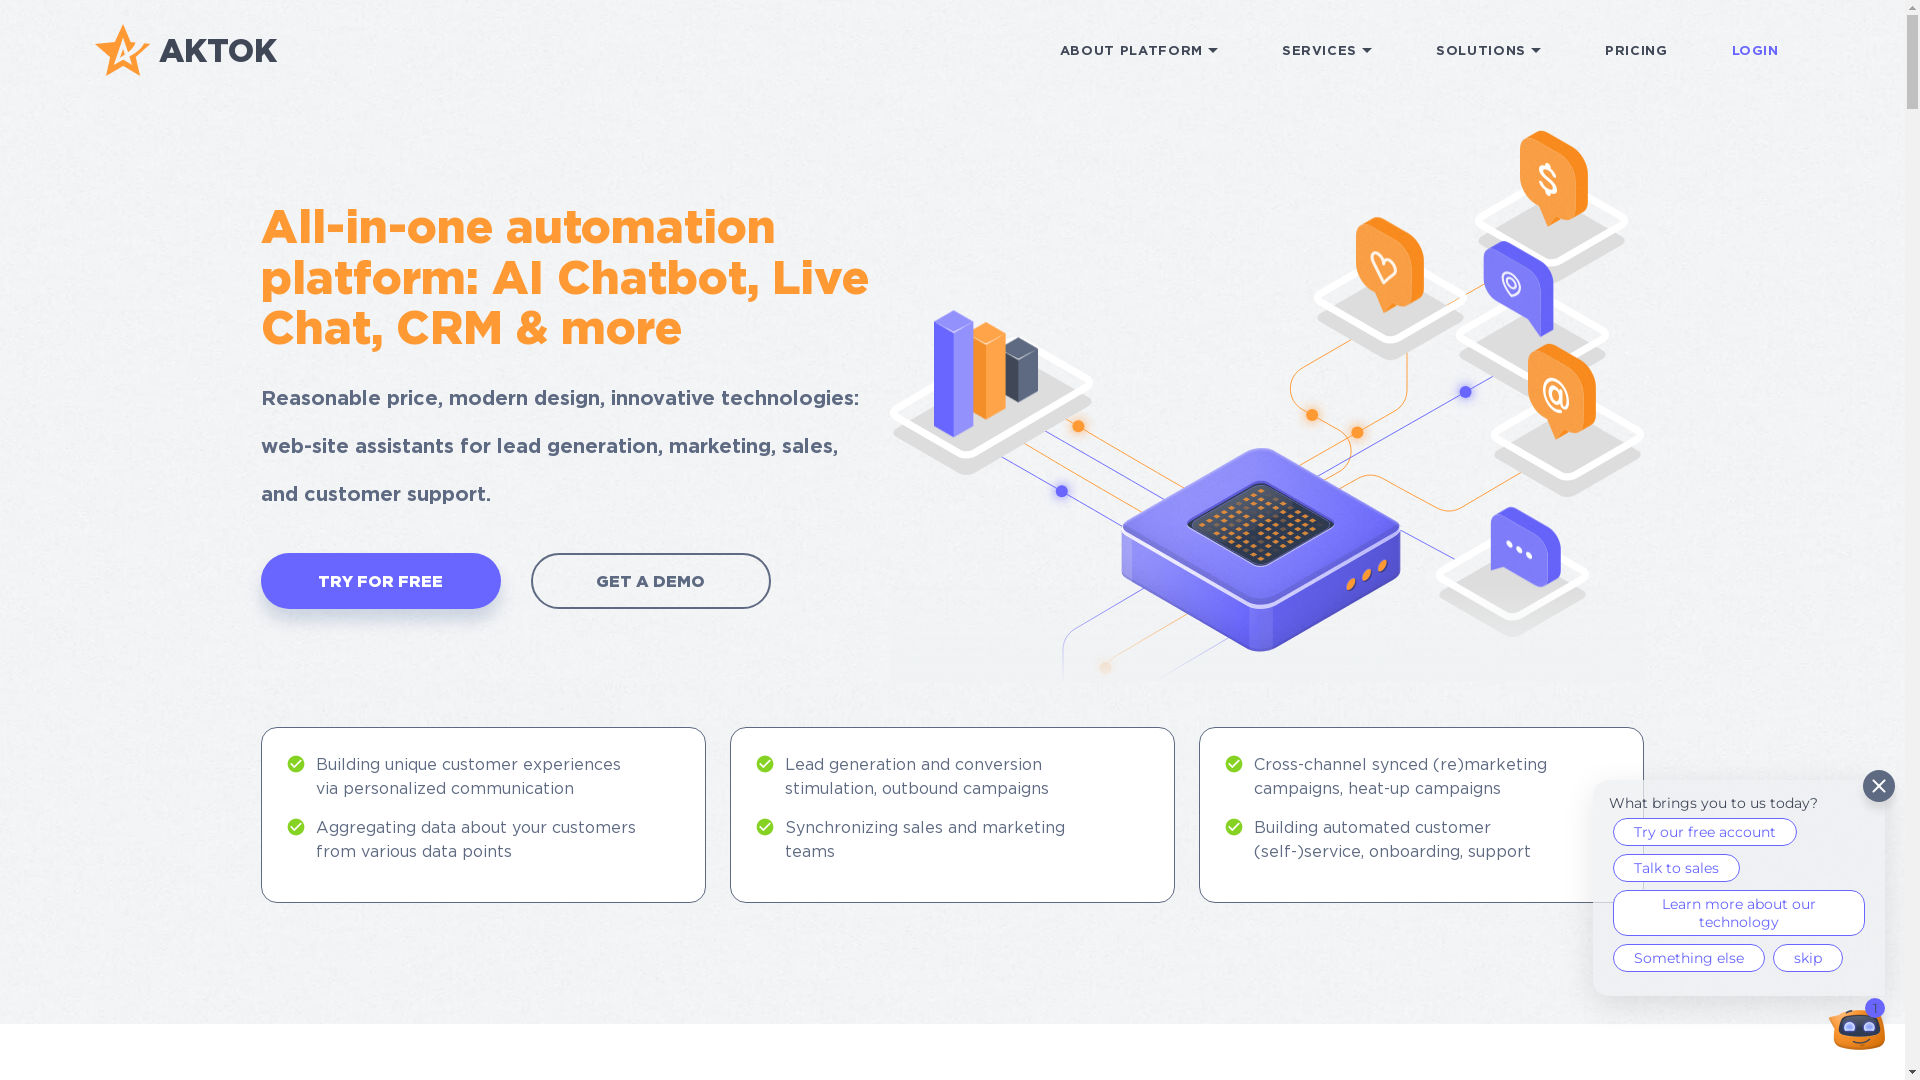 The height and width of the screenshot is (1080, 1920). What do you see at coordinates (1737, 913) in the screenshot?
I see `'Learn more about our technology'` at bounding box center [1737, 913].